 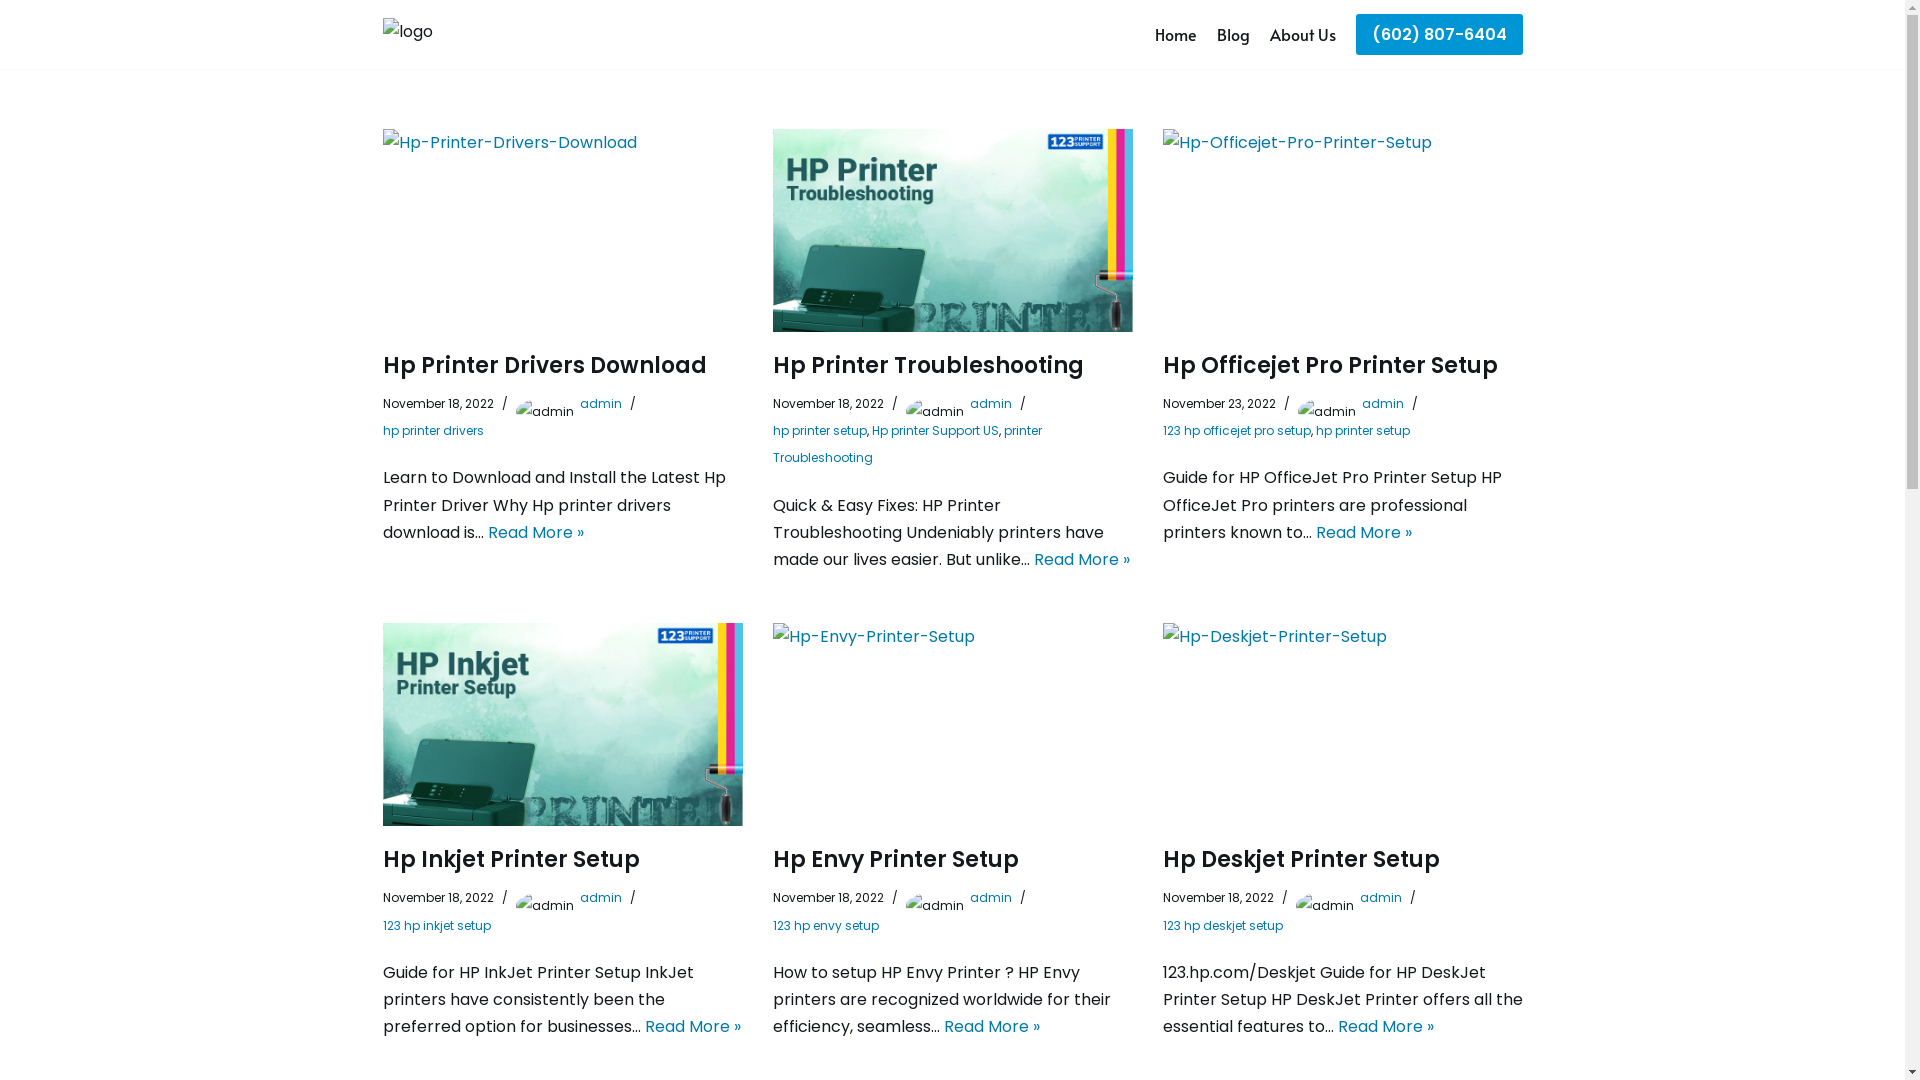 I want to click on '(602) 807-6404', so click(x=1438, y=34).